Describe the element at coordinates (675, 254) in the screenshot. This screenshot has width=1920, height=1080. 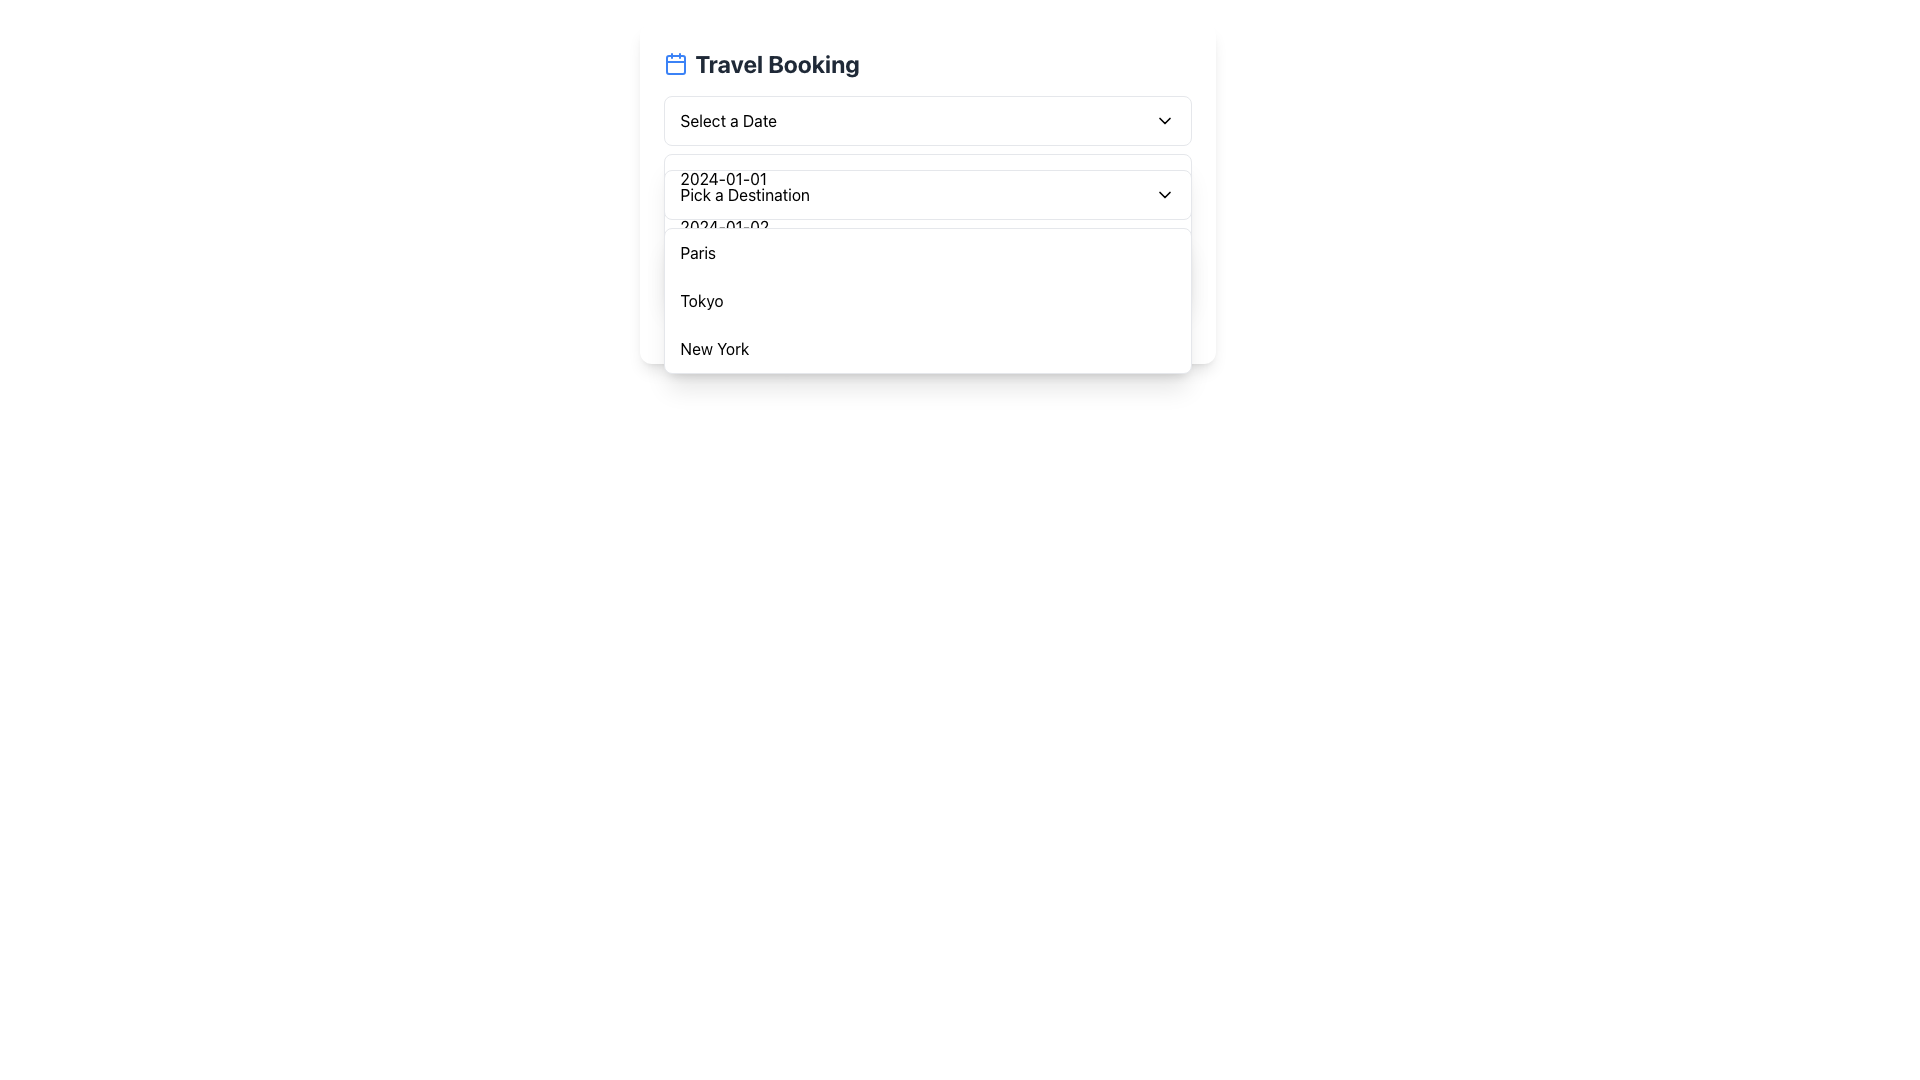
I see `the green circular icon with a checkmark that appears to the left of the text 'Paris' in the dropdown menu under 'Pick a Destination'` at that location.